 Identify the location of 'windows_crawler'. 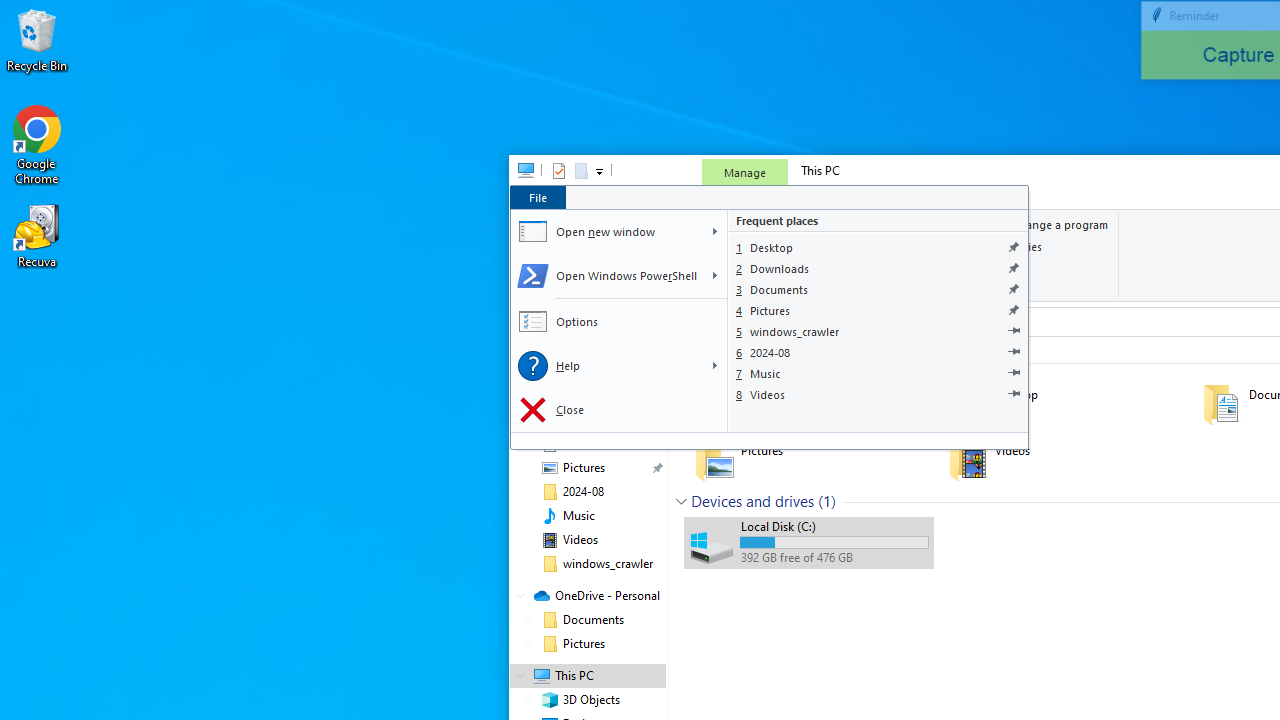
(878, 330).